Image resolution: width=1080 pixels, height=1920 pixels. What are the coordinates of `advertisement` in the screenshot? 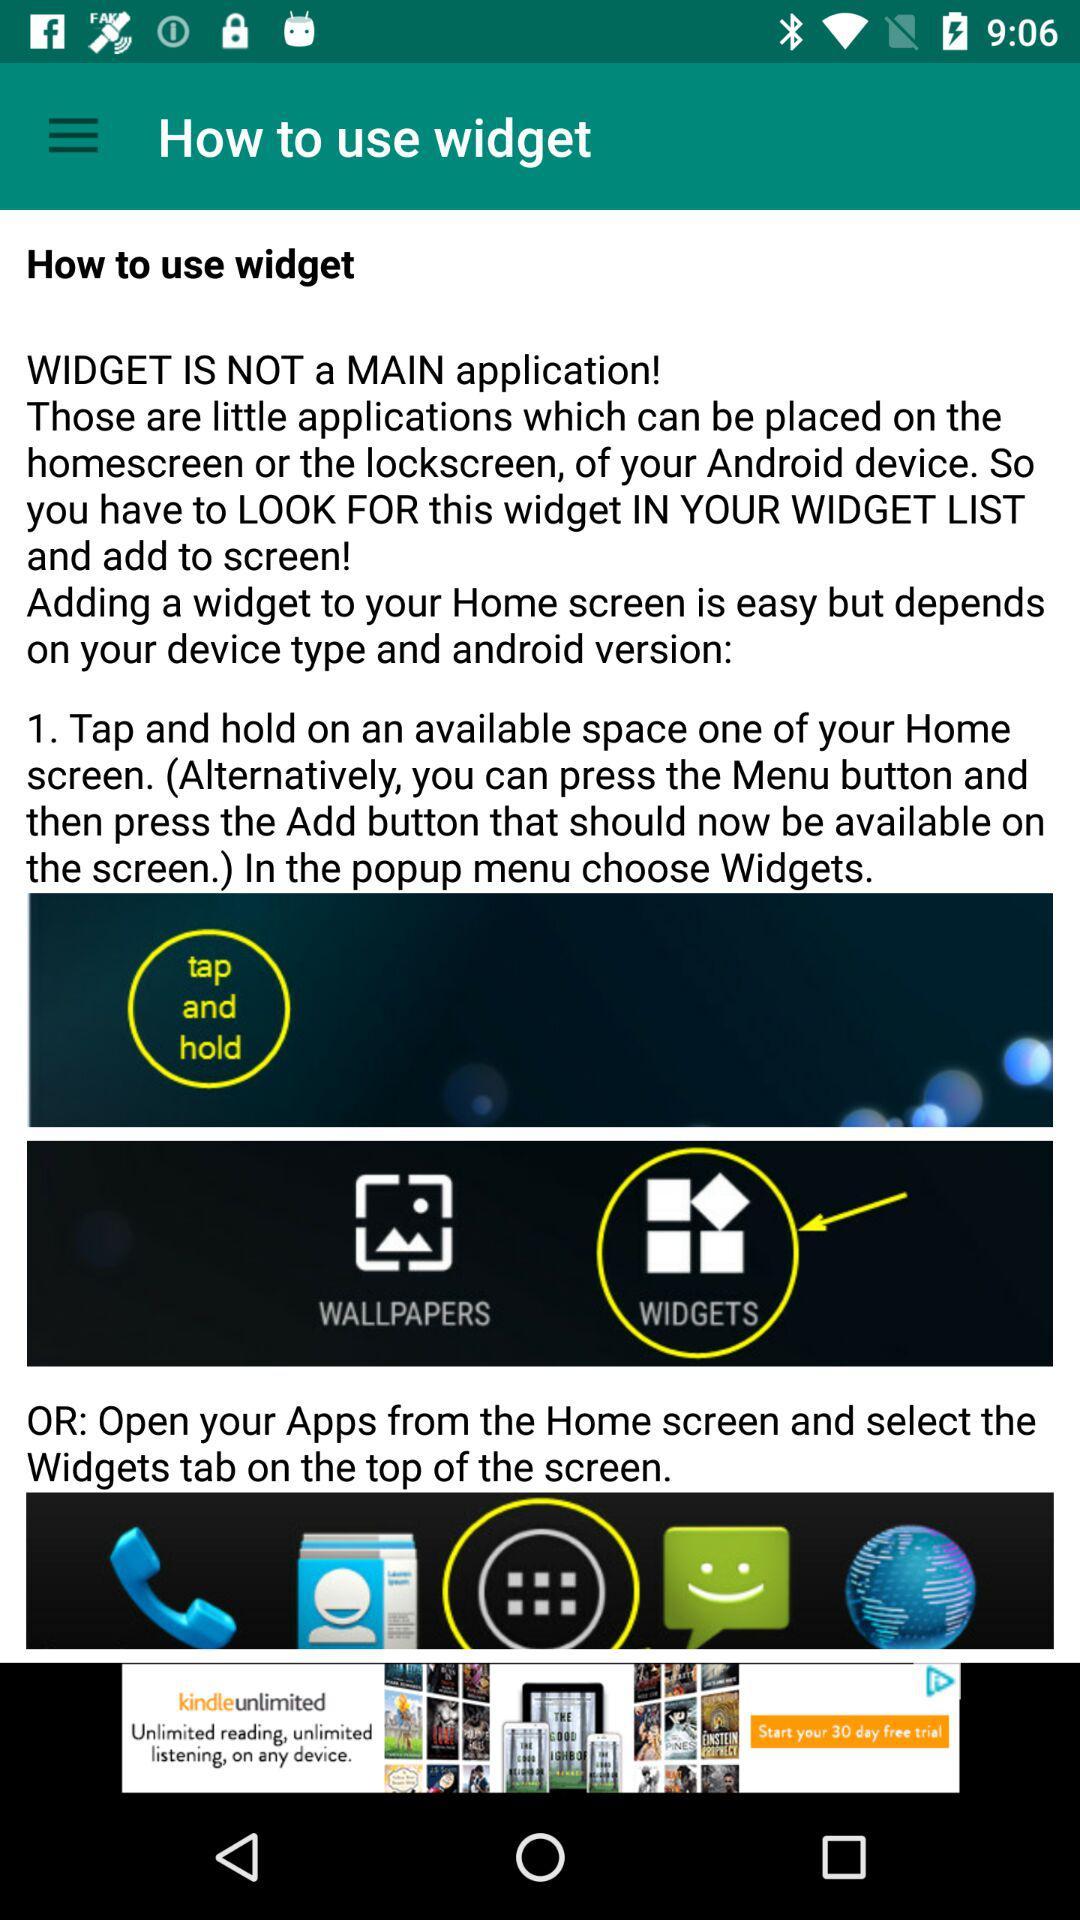 It's located at (540, 1727).